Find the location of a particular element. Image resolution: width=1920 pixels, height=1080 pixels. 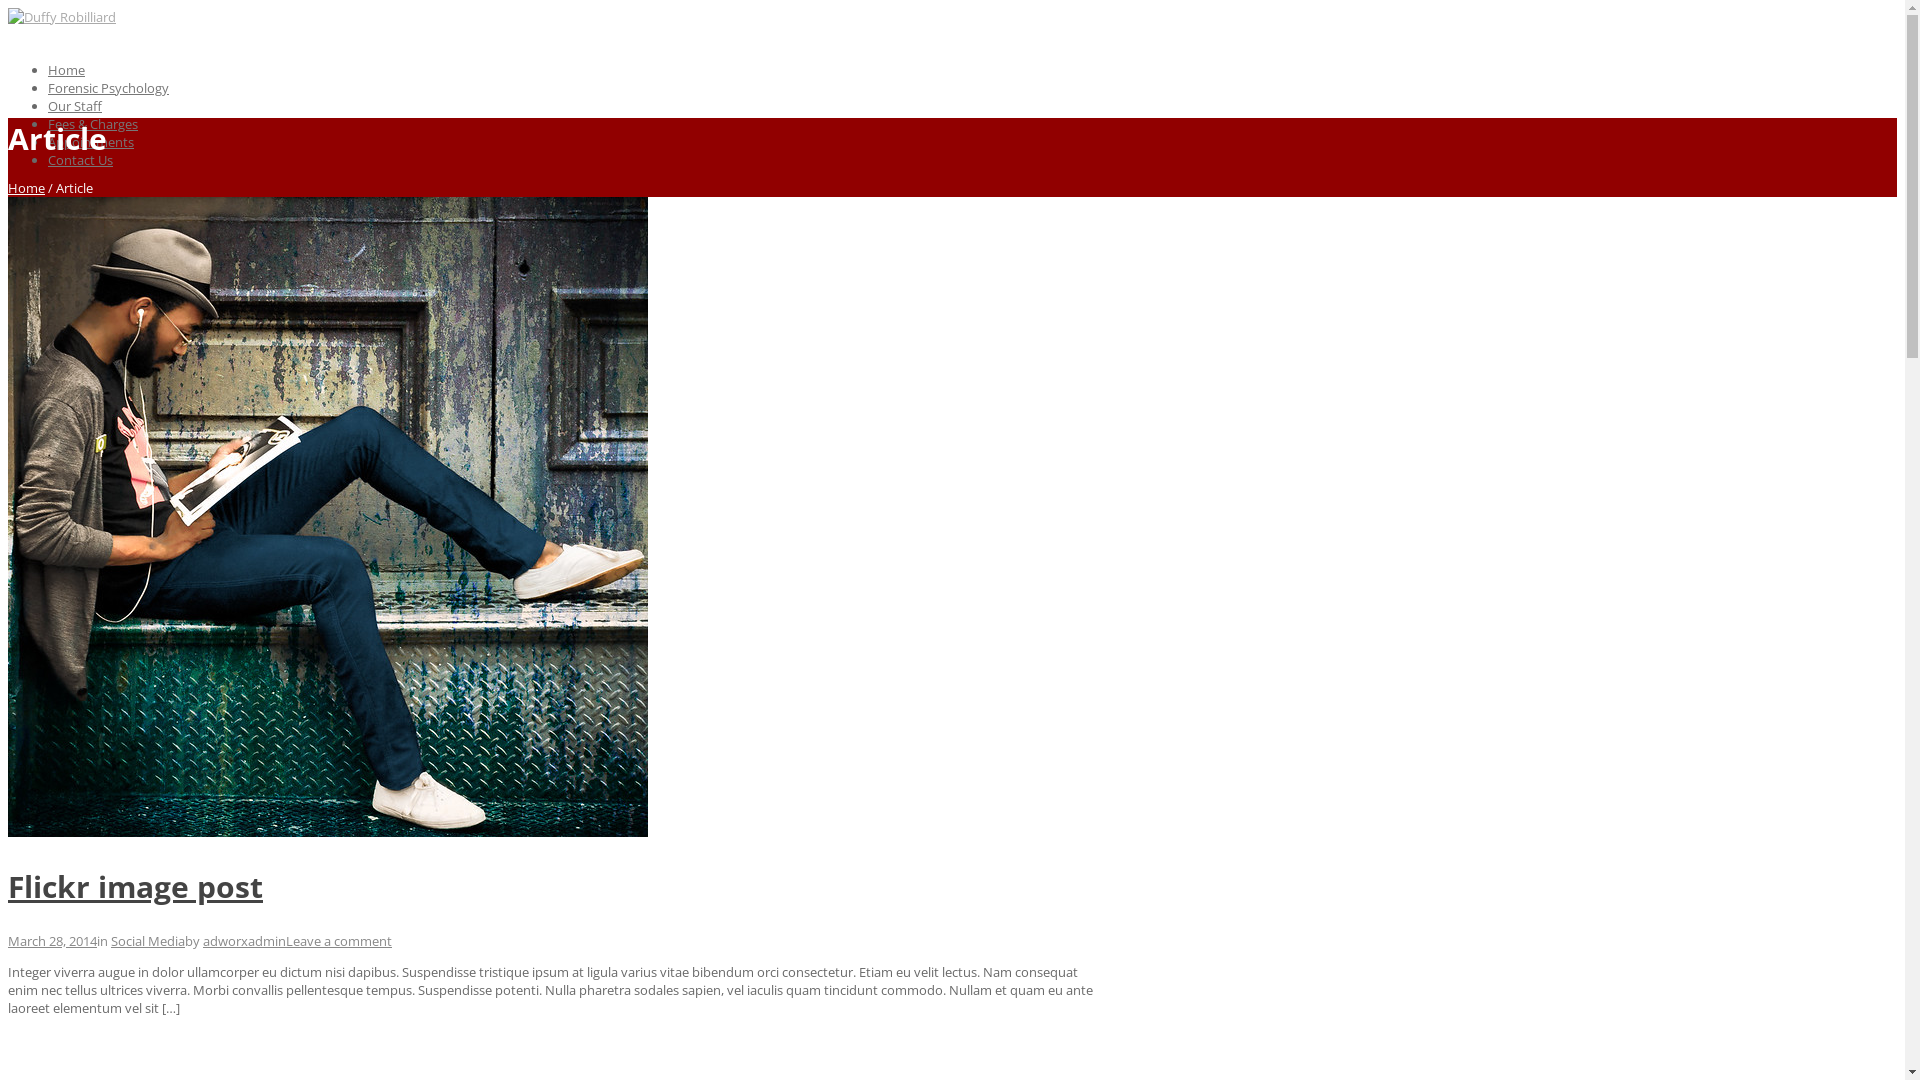

'Contact Us' is located at coordinates (80, 158).